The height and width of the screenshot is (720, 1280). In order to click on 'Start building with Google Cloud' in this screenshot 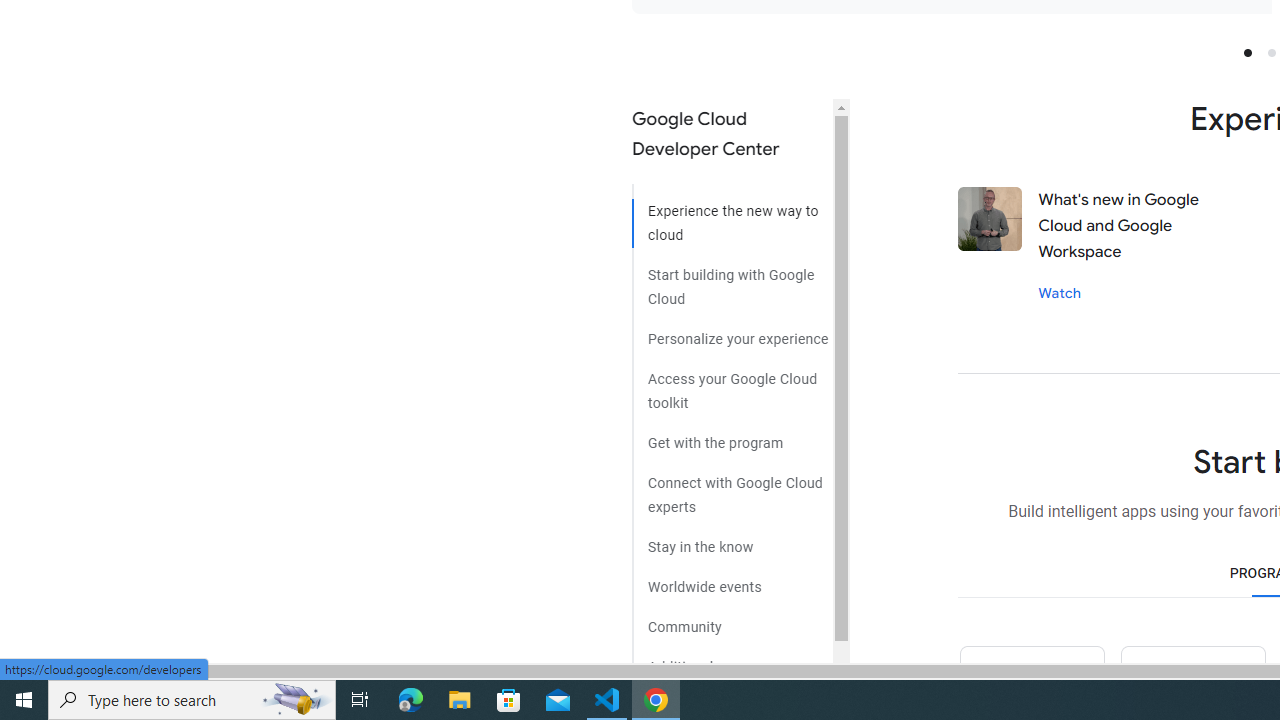, I will do `click(731, 279)`.